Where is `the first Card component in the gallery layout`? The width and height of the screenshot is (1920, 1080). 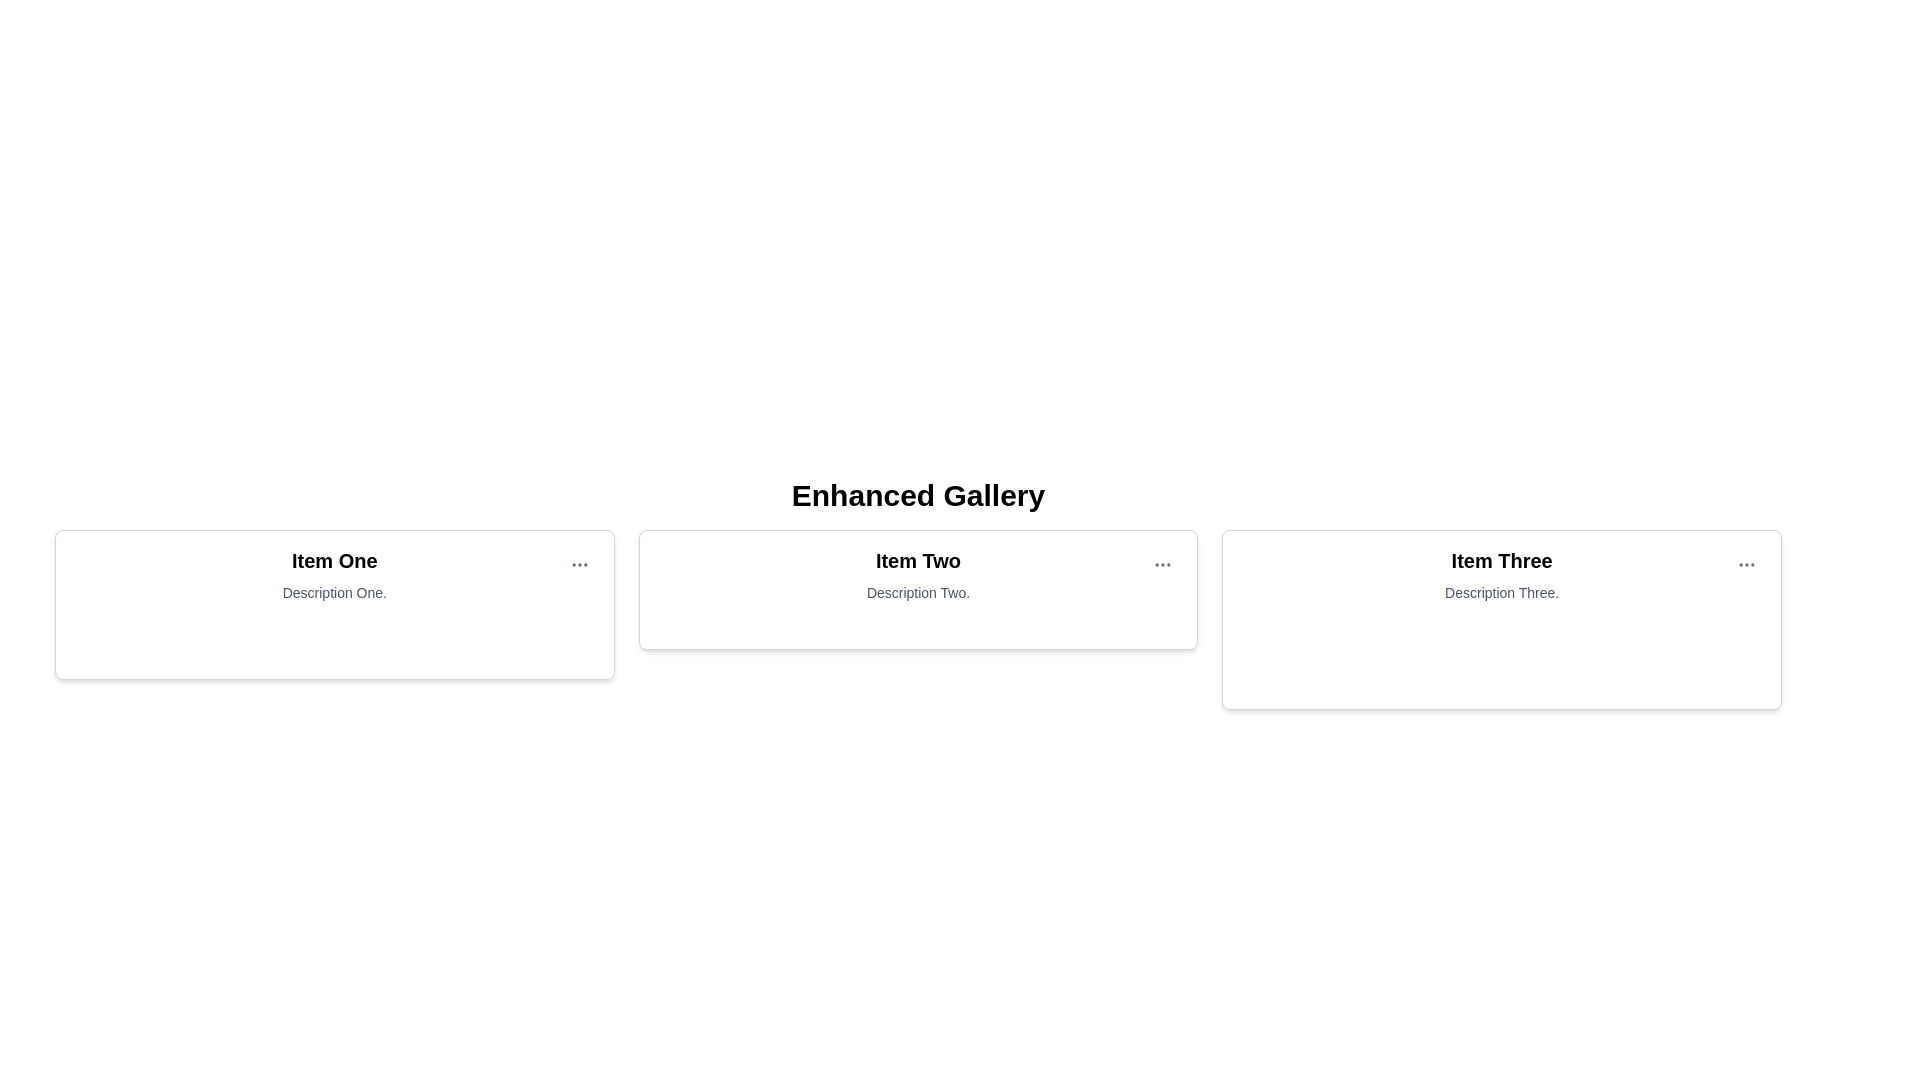 the first Card component in the gallery layout is located at coordinates (334, 604).